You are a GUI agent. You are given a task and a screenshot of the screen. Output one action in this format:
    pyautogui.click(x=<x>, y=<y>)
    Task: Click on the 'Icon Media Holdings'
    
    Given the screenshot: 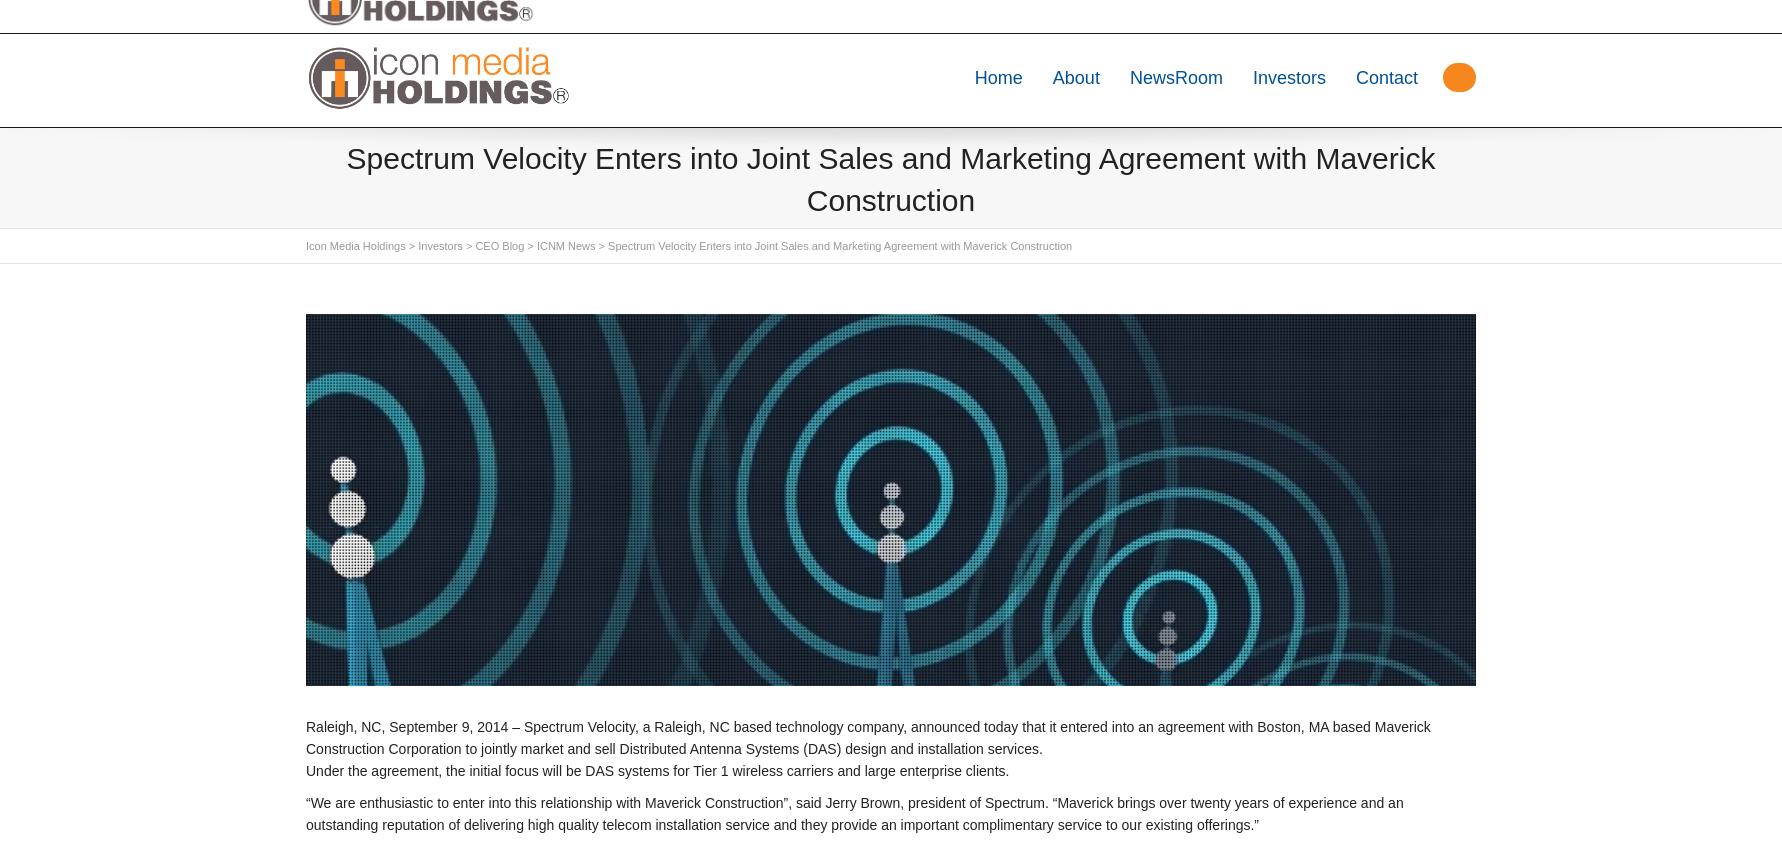 What is the action you would take?
    pyautogui.click(x=304, y=245)
    